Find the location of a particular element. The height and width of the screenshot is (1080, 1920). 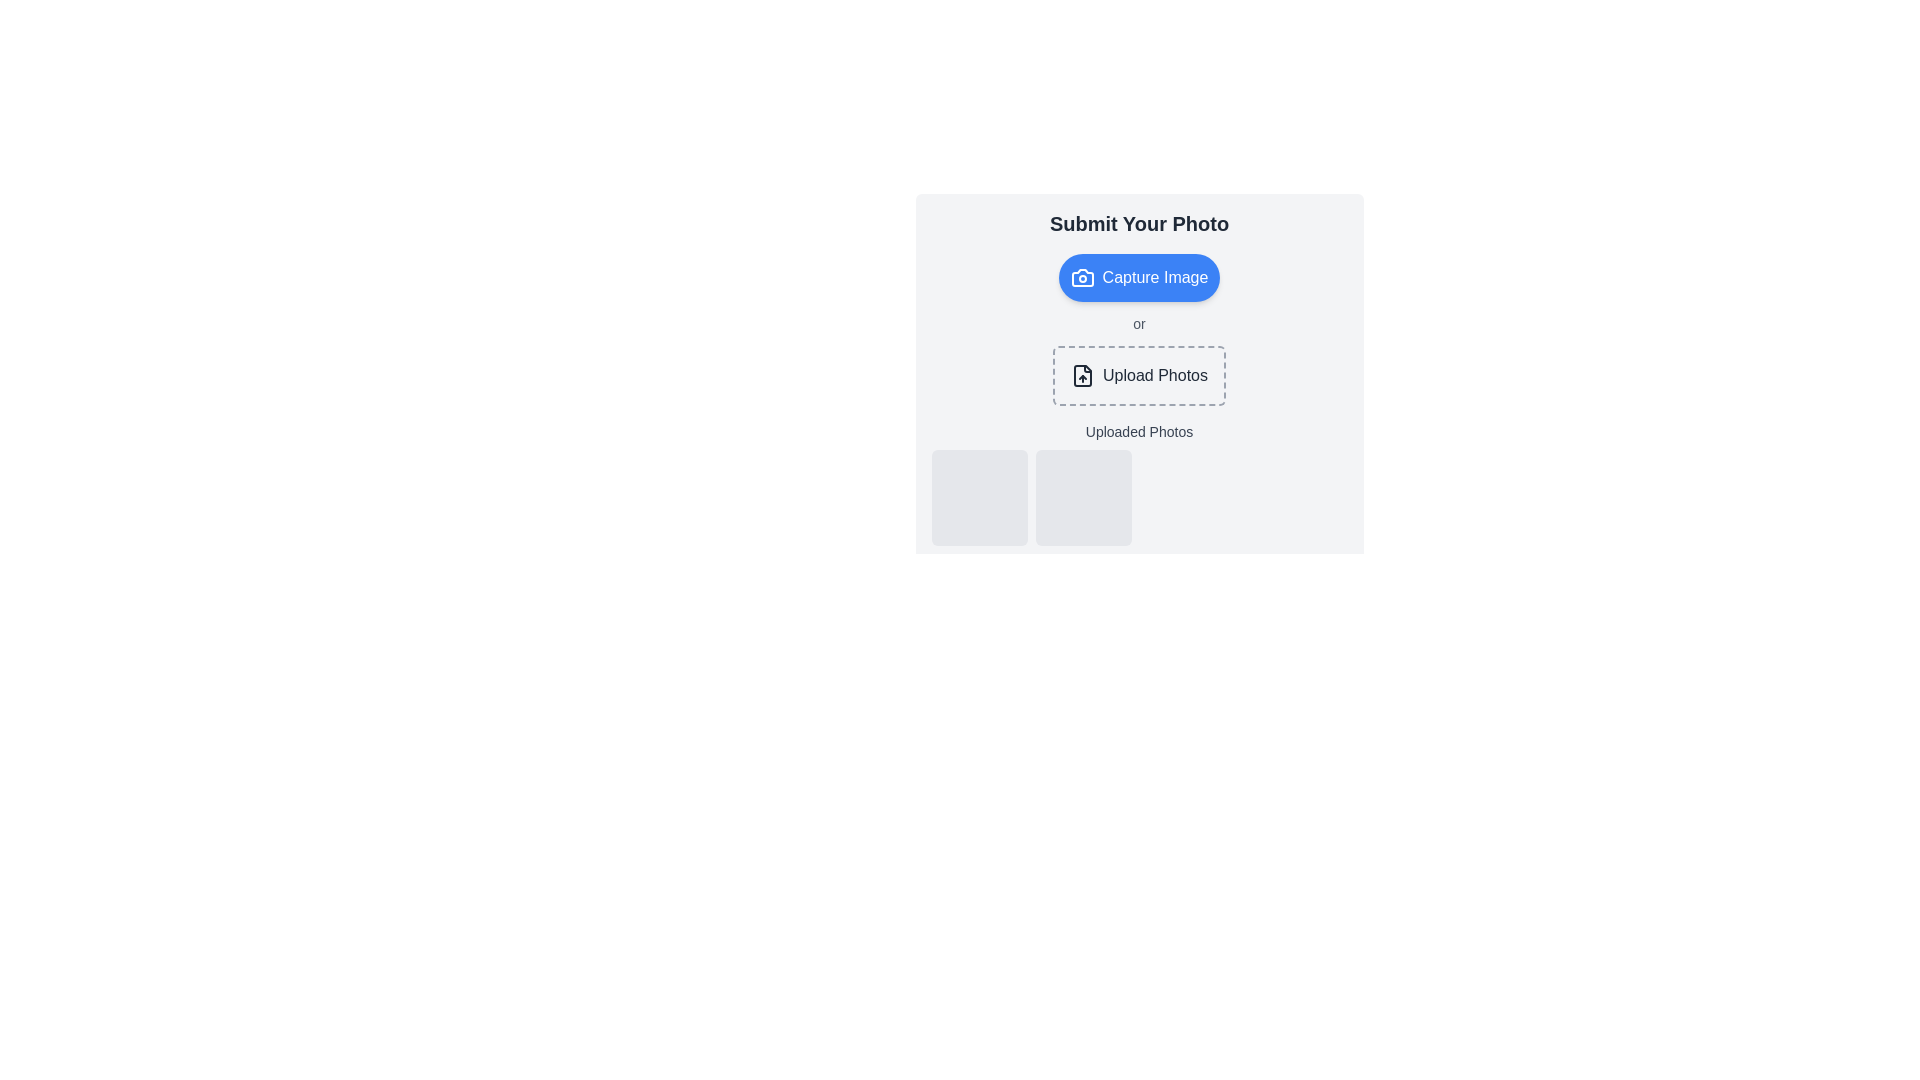

the Text Label that serves as a title for the section displaying uploaded photo thumbnails, positioned beneath the 'Upload Photos' button is located at coordinates (1139, 431).